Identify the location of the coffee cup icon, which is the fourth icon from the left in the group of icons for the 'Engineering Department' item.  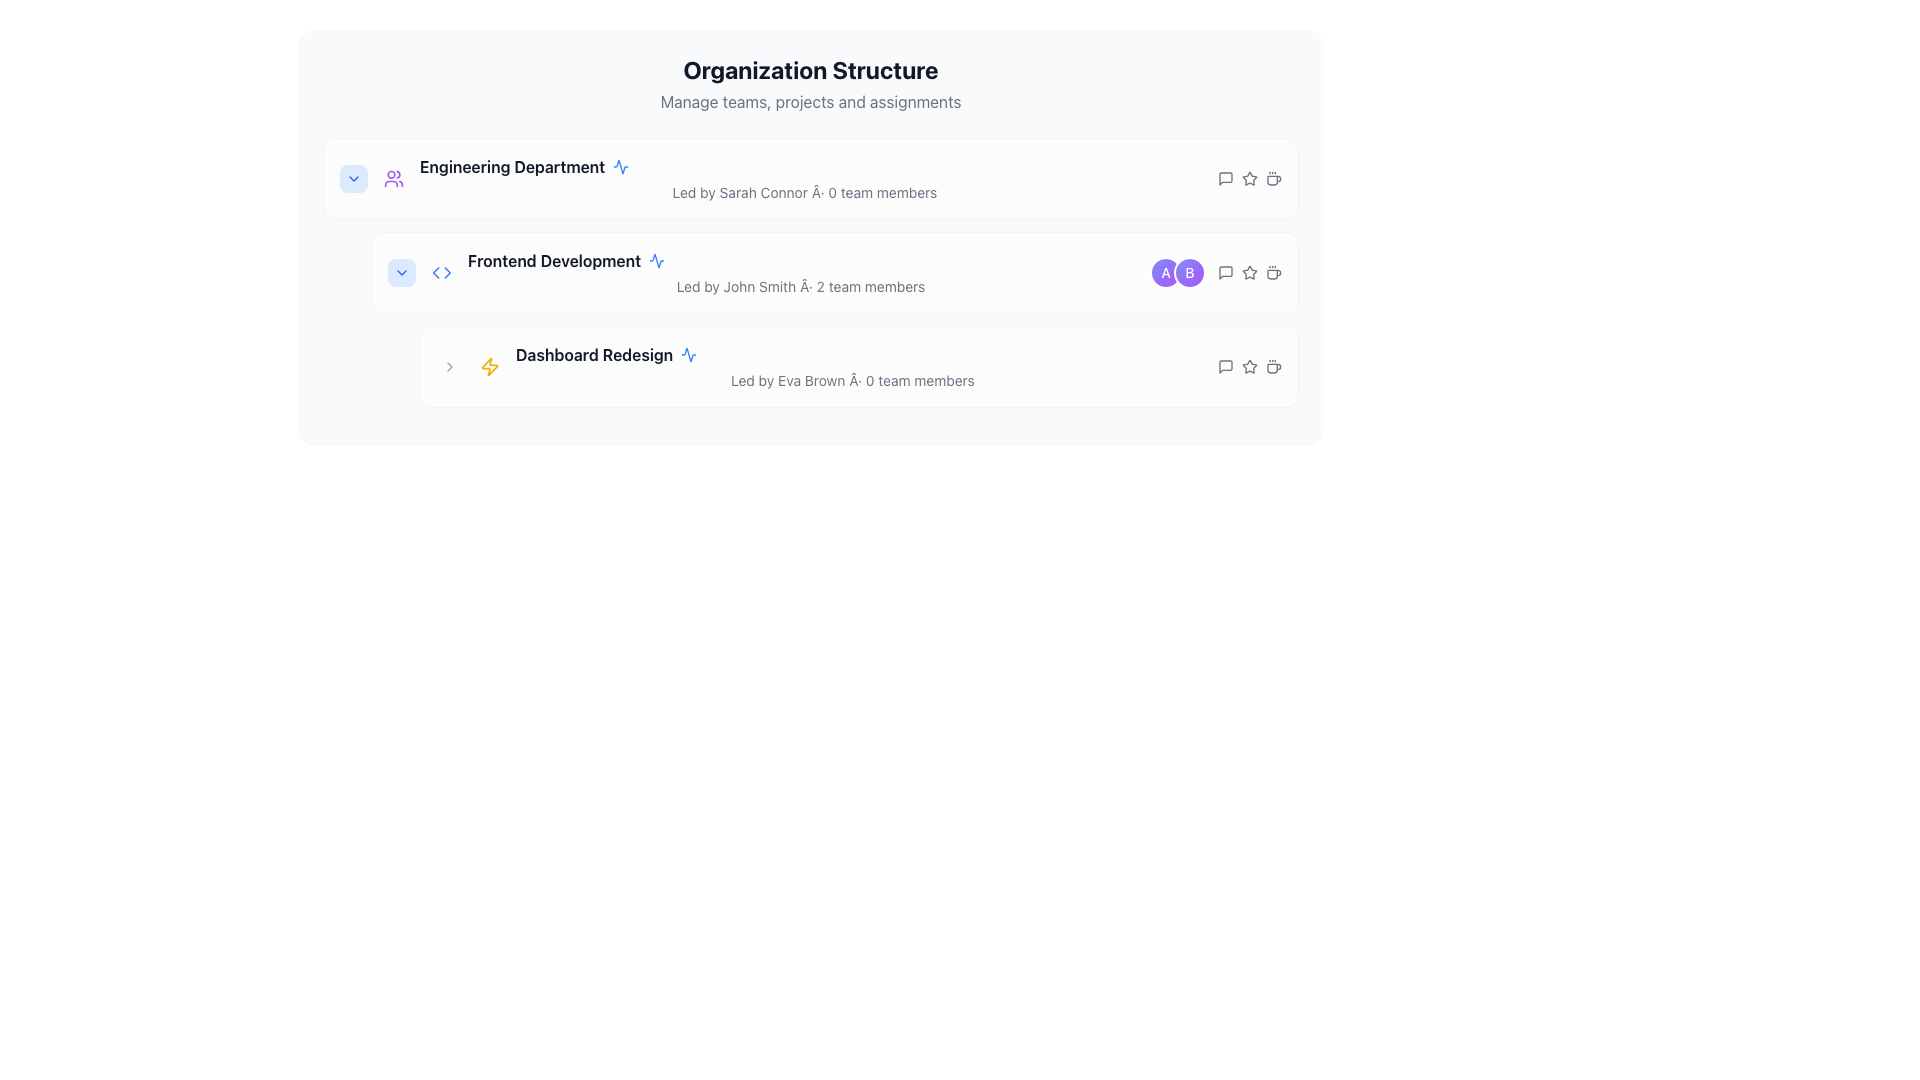
(1272, 177).